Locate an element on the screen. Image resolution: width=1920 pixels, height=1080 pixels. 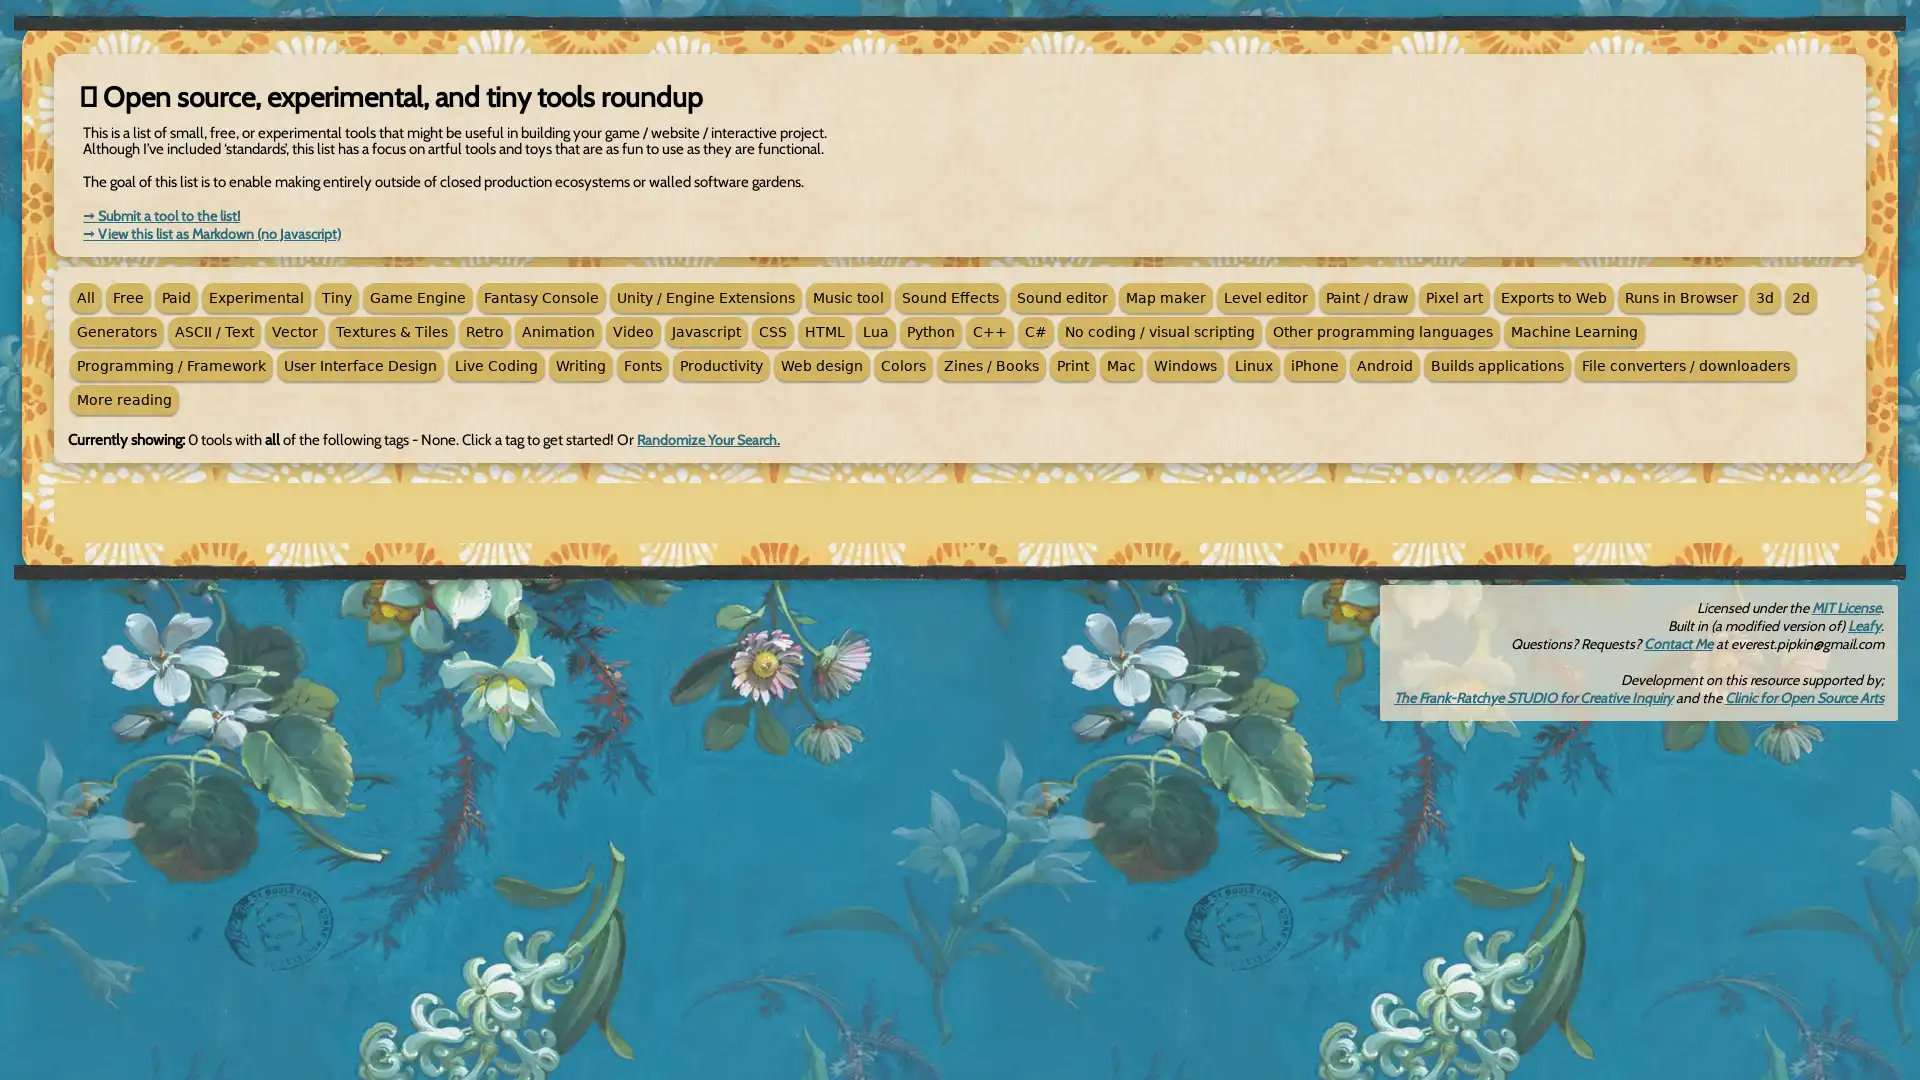
Paint / draw is located at coordinates (1366, 297).